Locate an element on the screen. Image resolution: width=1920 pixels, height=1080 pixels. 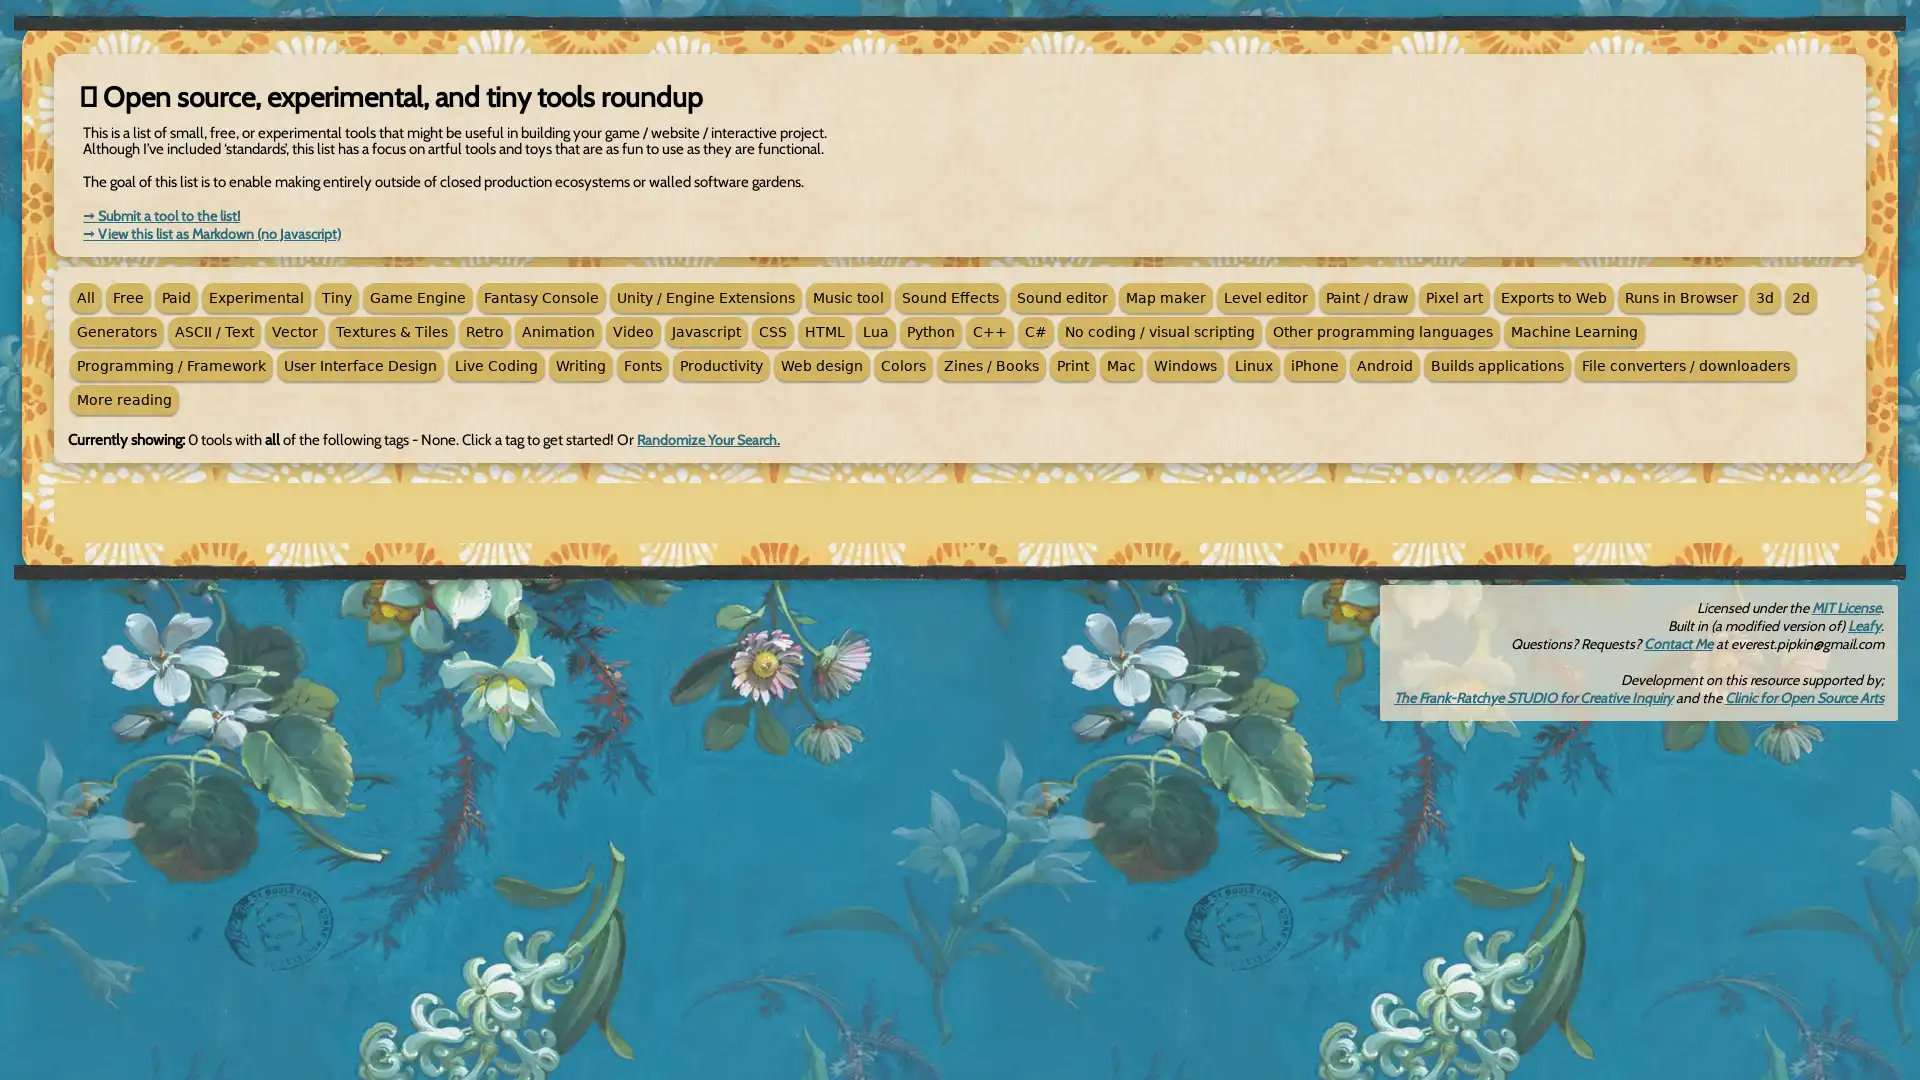
Paint / draw is located at coordinates (1366, 297).